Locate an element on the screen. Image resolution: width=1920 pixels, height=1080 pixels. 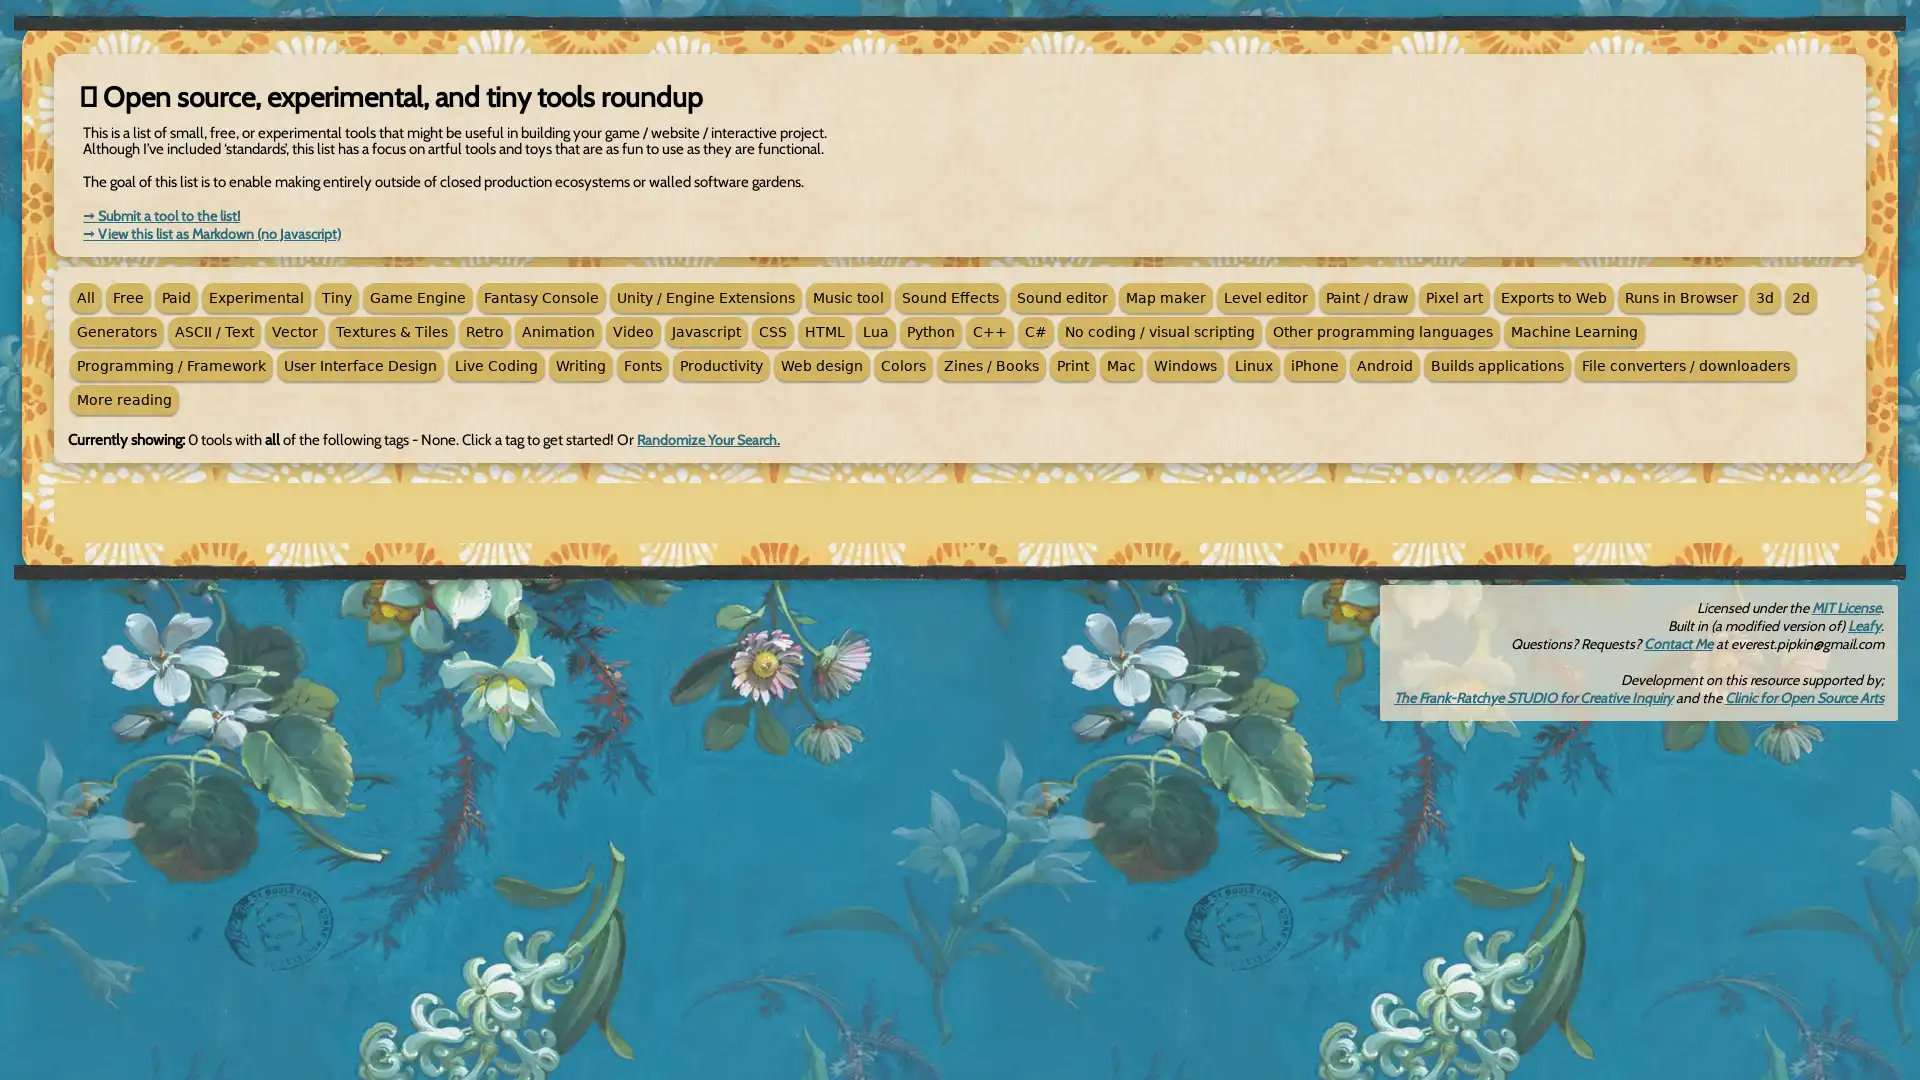
Paint / draw is located at coordinates (1366, 297).